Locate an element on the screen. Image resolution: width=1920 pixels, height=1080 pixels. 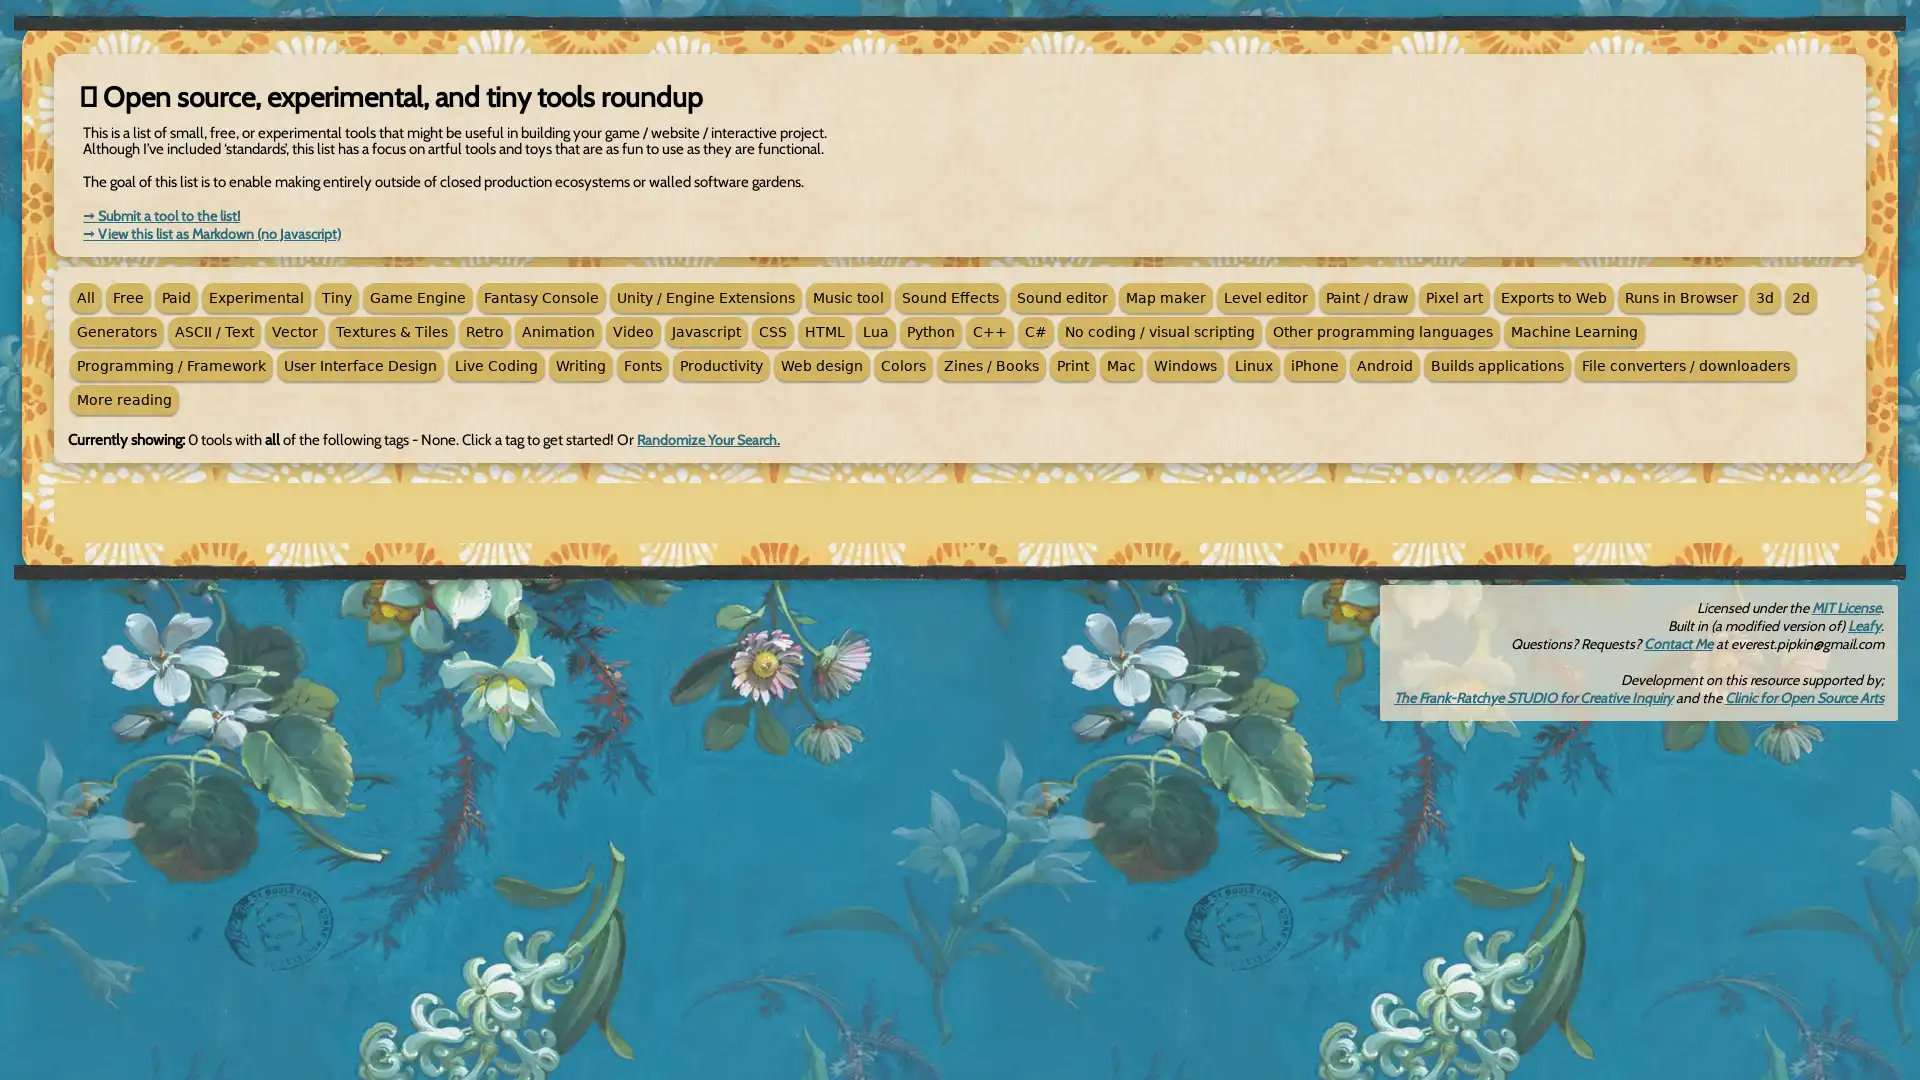
Paint / draw is located at coordinates (1366, 297).